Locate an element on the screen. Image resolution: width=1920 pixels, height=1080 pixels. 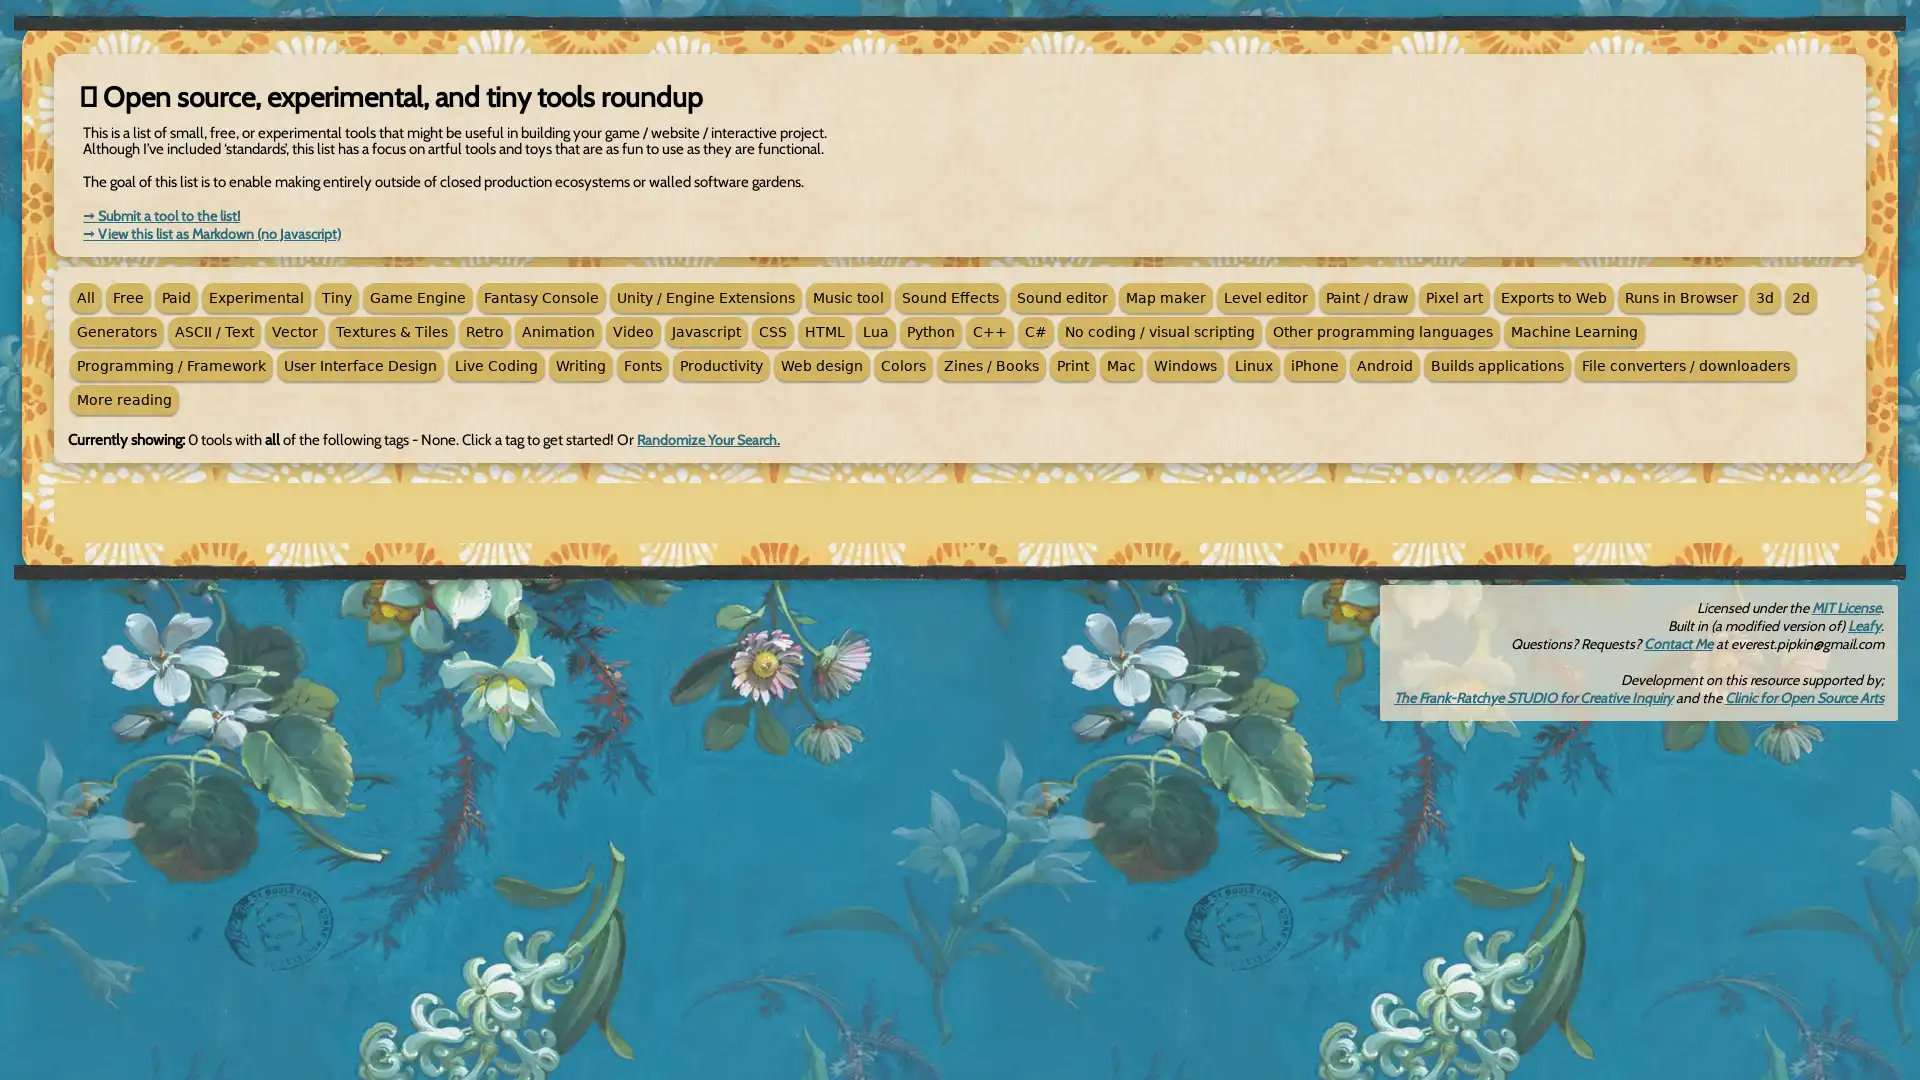
Paint / draw is located at coordinates (1366, 297).